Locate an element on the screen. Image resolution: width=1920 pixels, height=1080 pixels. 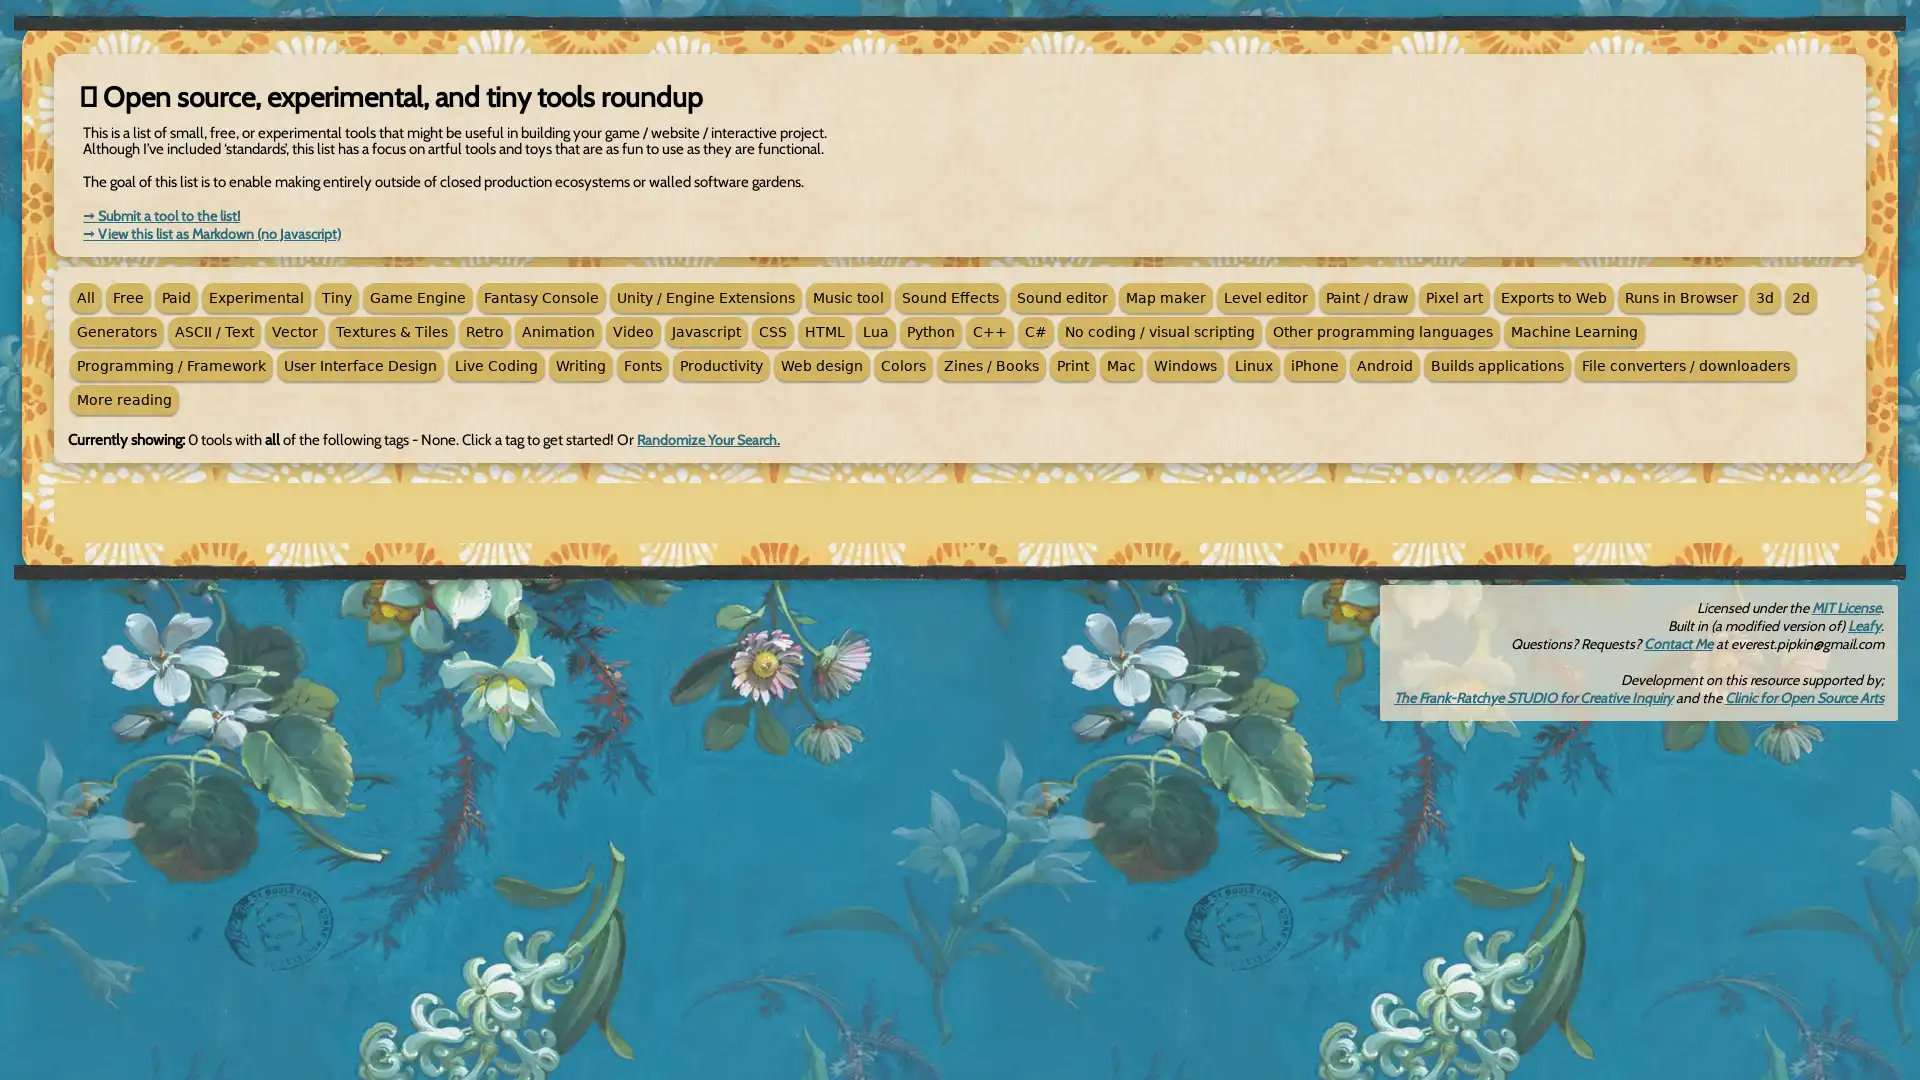
Paint / draw is located at coordinates (1366, 297).